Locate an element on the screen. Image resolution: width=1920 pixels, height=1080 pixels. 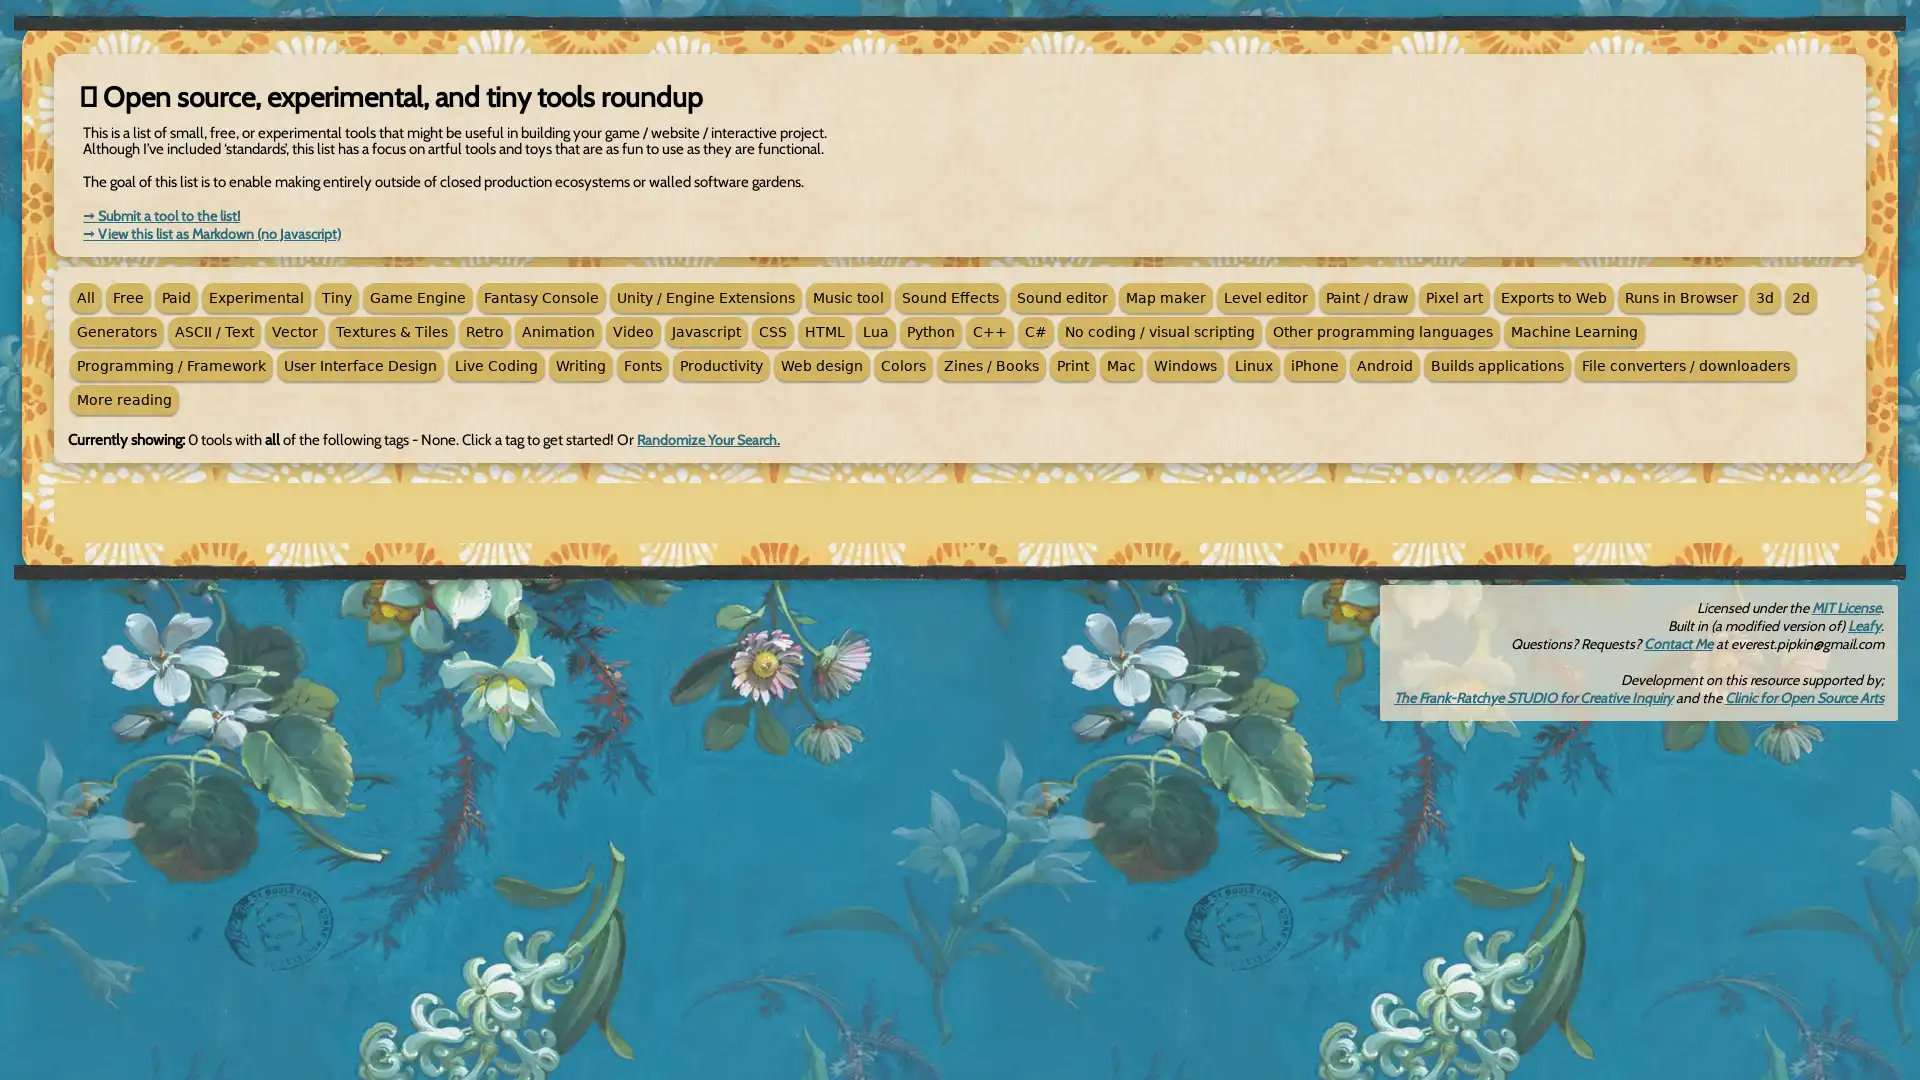
Paint / draw is located at coordinates (1366, 297).